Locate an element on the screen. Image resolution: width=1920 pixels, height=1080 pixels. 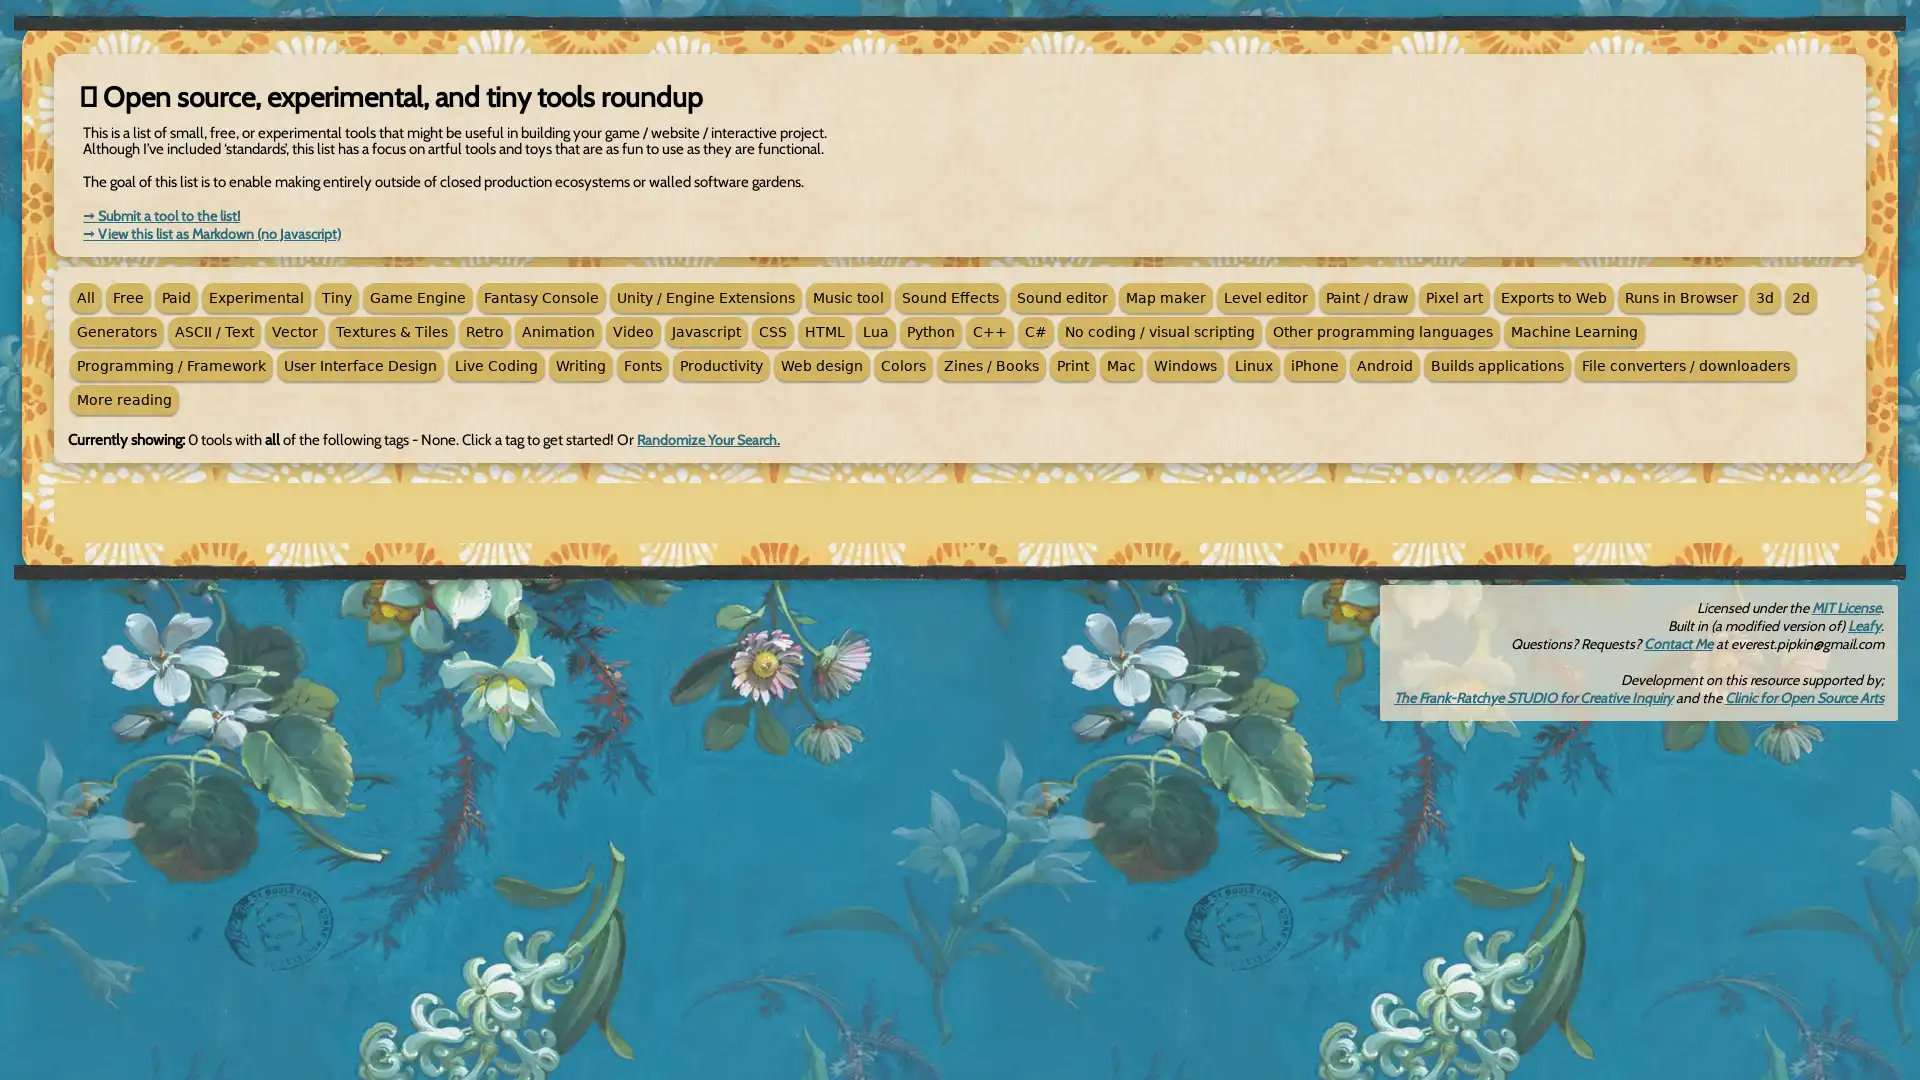
Paint / draw is located at coordinates (1366, 297).